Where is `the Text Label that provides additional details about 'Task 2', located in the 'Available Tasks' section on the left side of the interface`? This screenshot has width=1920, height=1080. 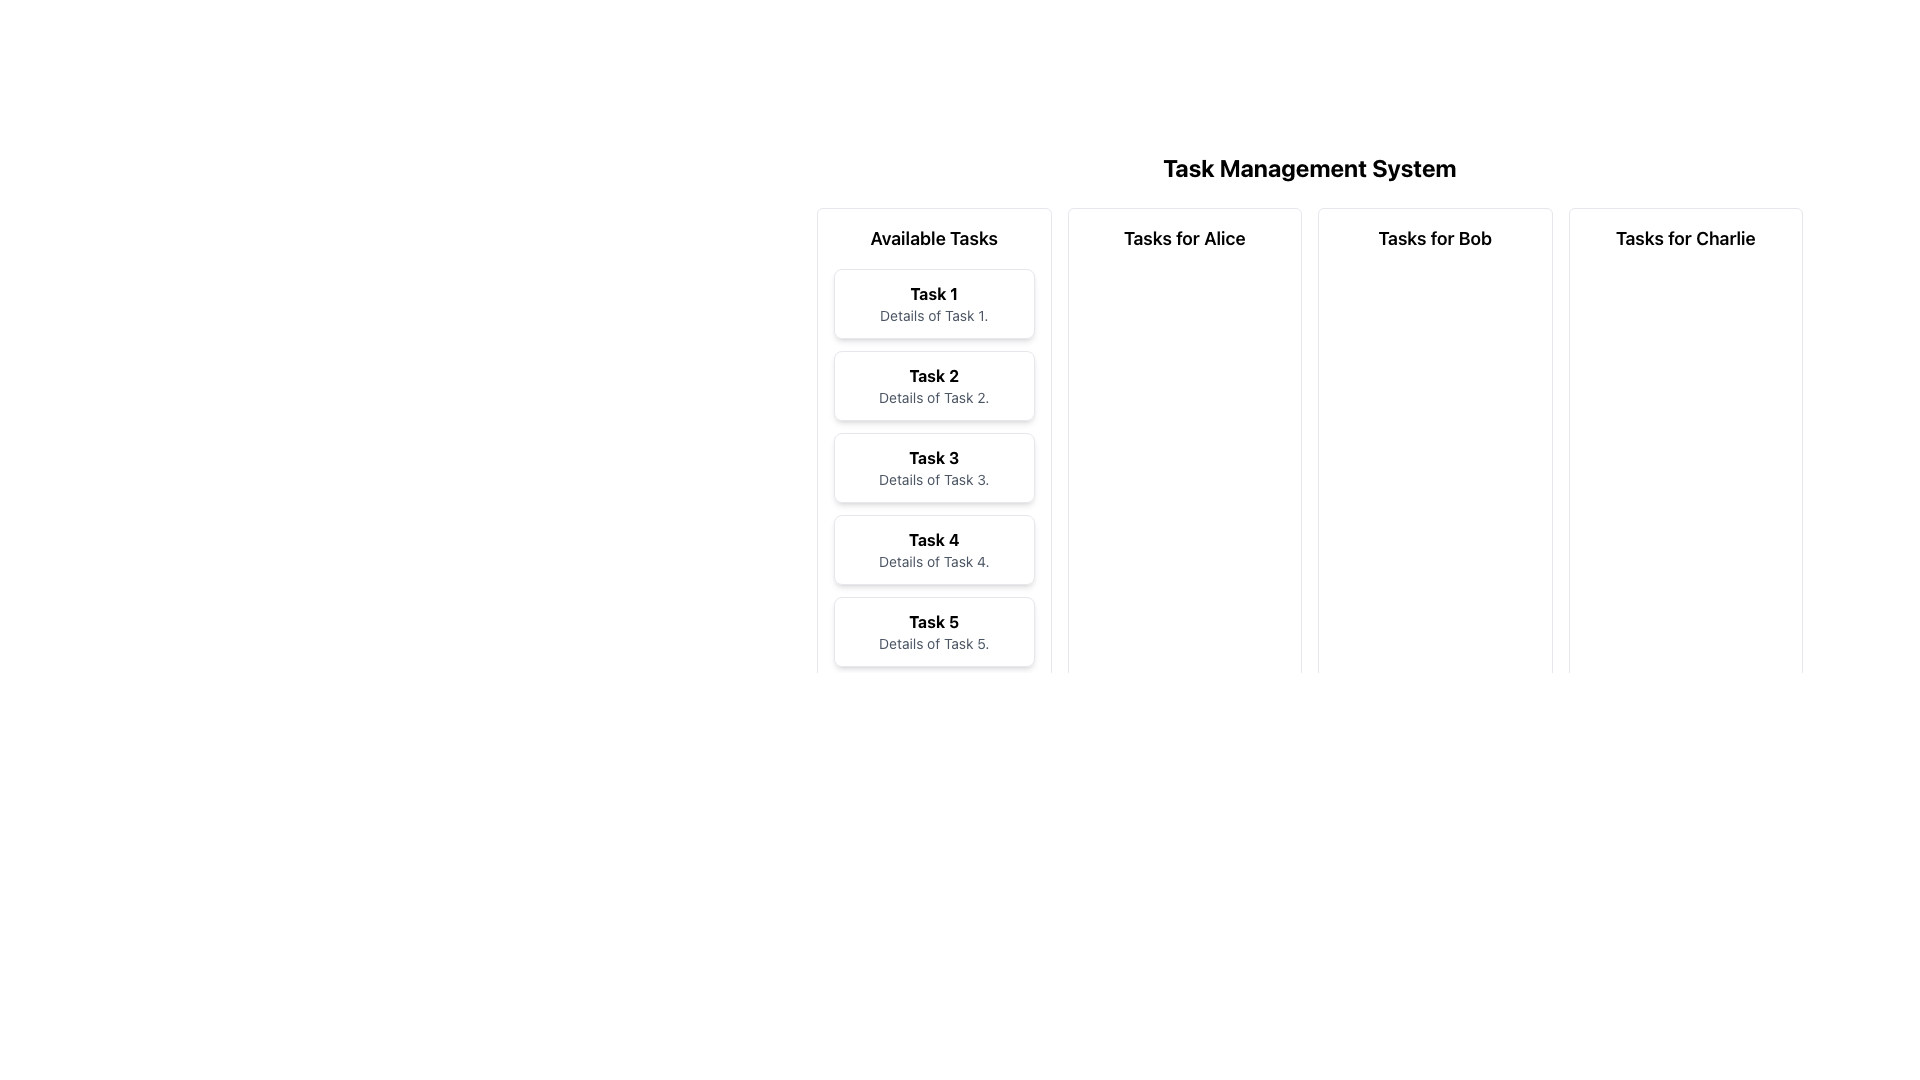 the Text Label that provides additional details about 'Task 2', located in the 'Available Tasks' section on the left side of the interface is located at coordinates (933, 397).